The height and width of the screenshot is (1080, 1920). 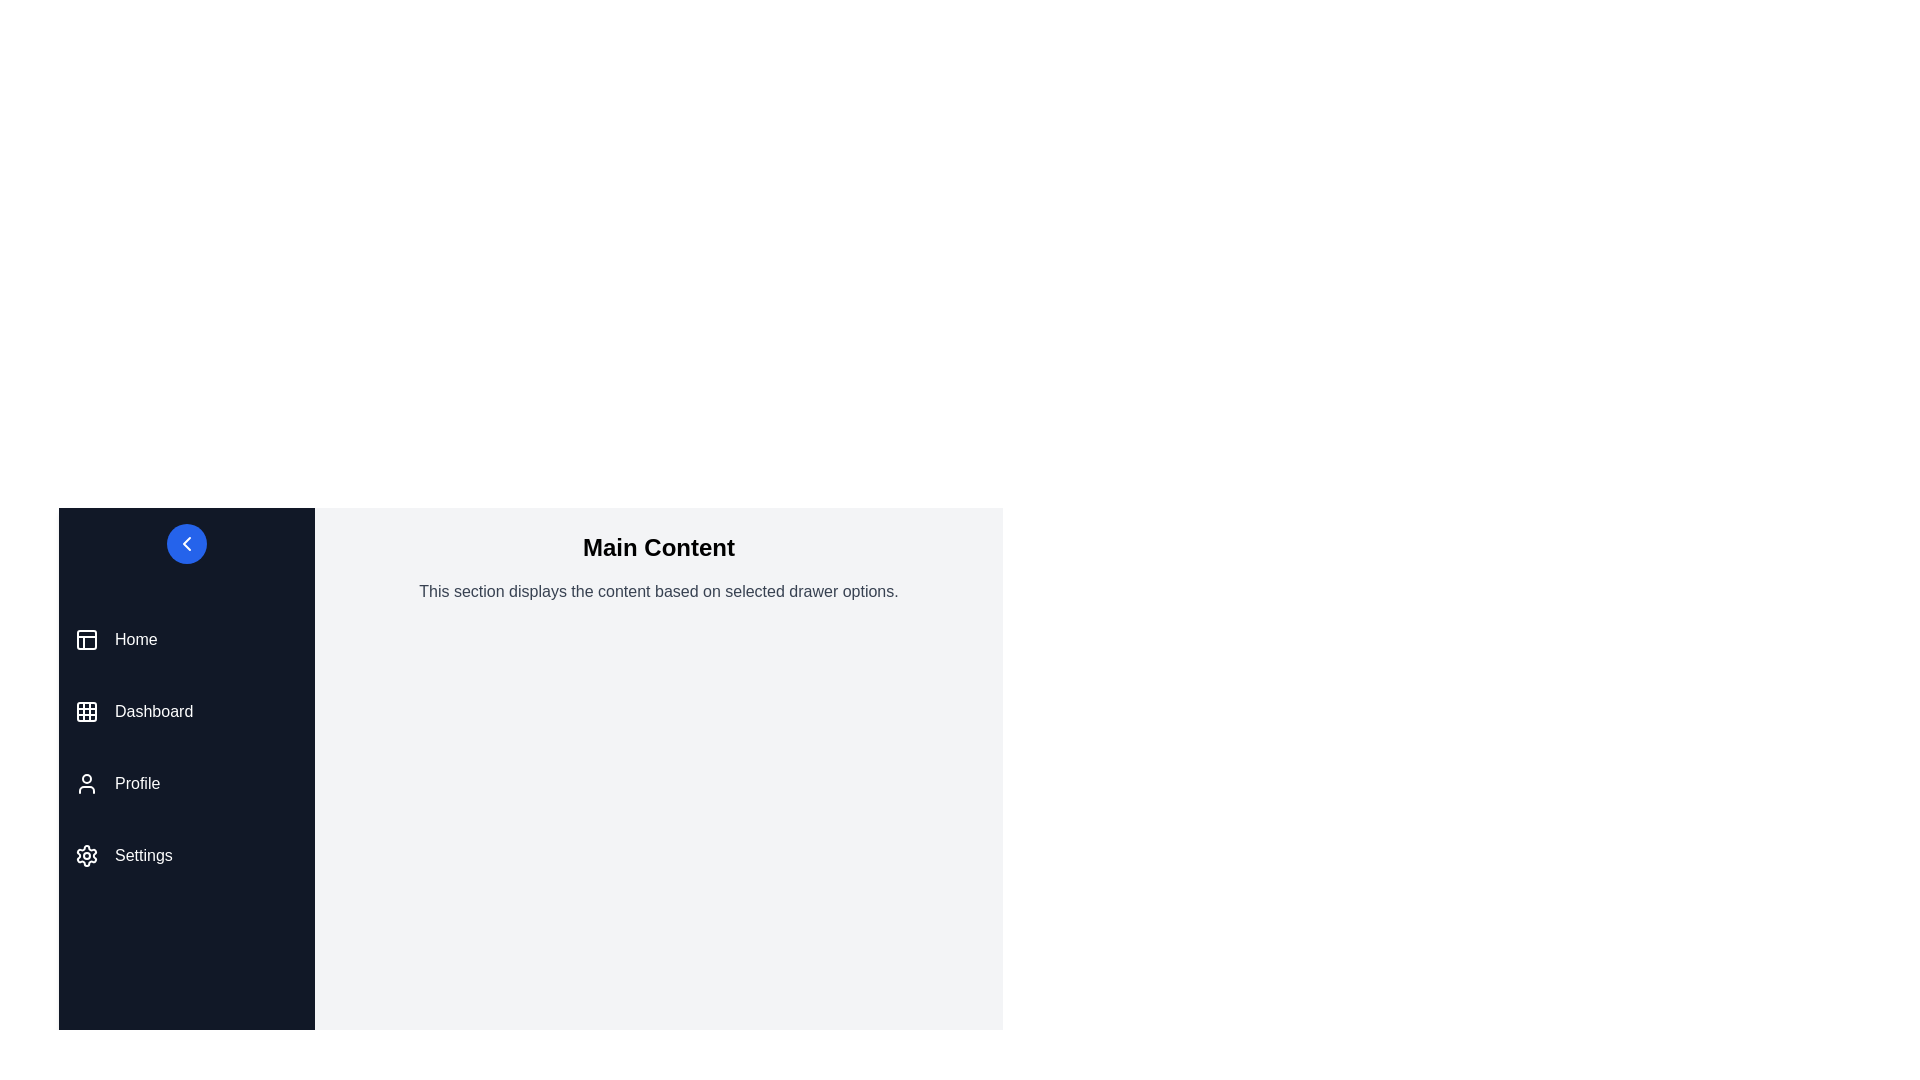 What do you see at coordinates (187, 640) in the screenshot?
I see `the menu item Home from the drawer` at bounding box center [187, 640].